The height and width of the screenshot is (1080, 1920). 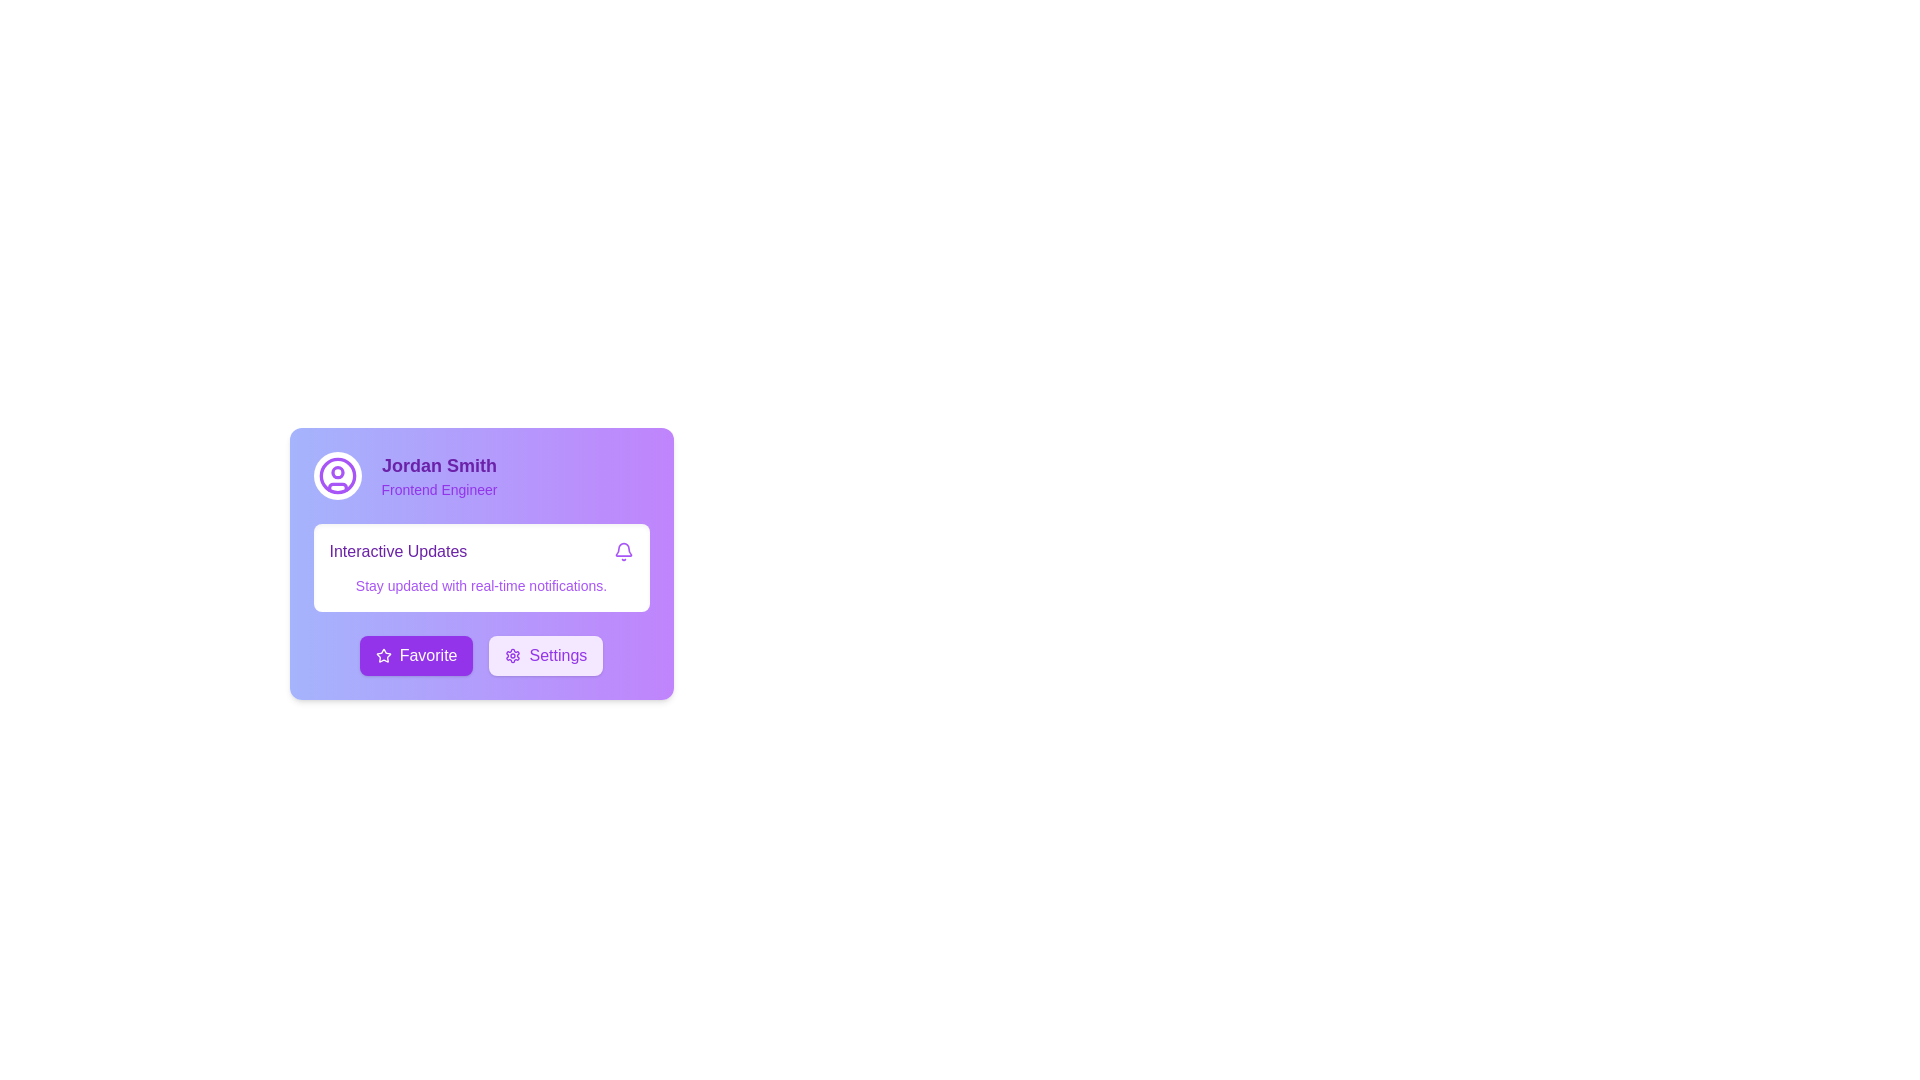 I want to click on the informative text located below the 'Interactive Updates' text, which is centered within the white rectangular card on a purple background, so click(x=481, y=585).